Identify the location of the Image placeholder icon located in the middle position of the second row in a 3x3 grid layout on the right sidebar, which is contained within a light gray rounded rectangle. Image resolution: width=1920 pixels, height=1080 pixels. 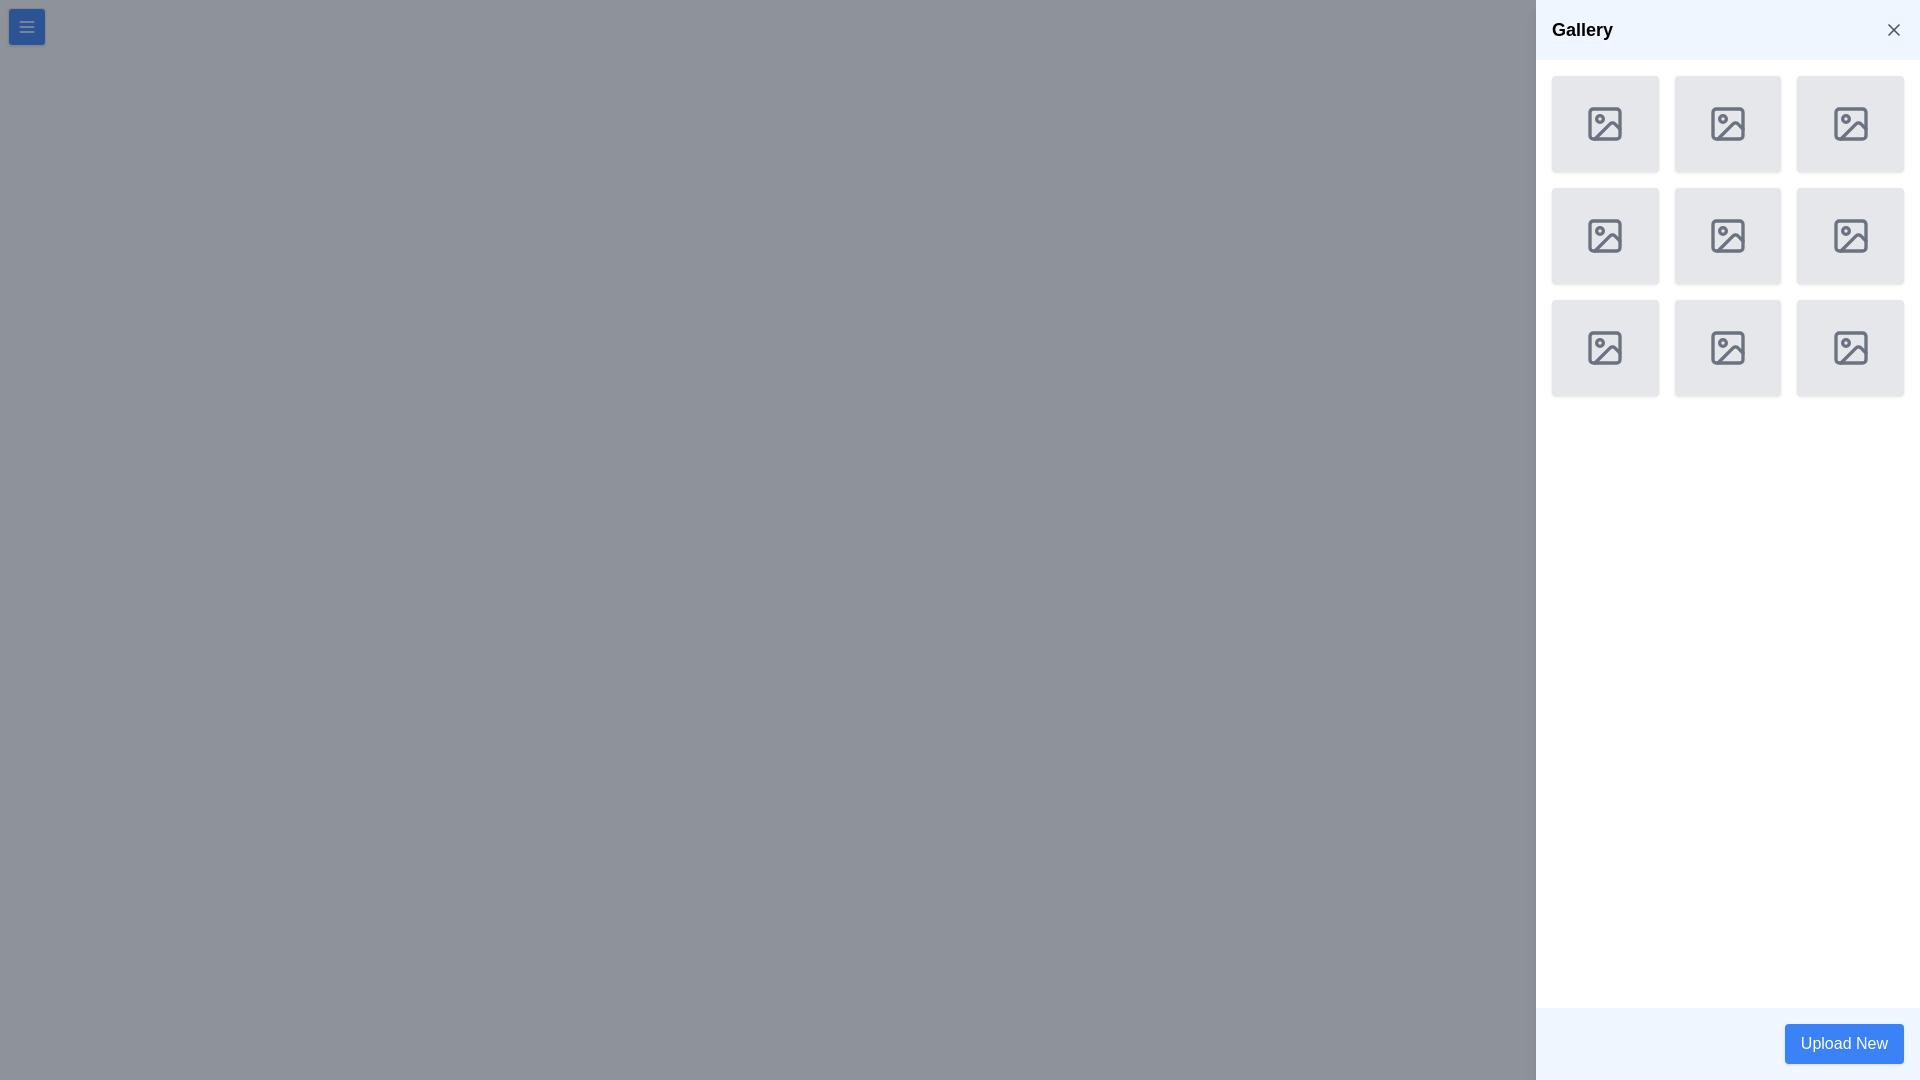
(1727, 234).